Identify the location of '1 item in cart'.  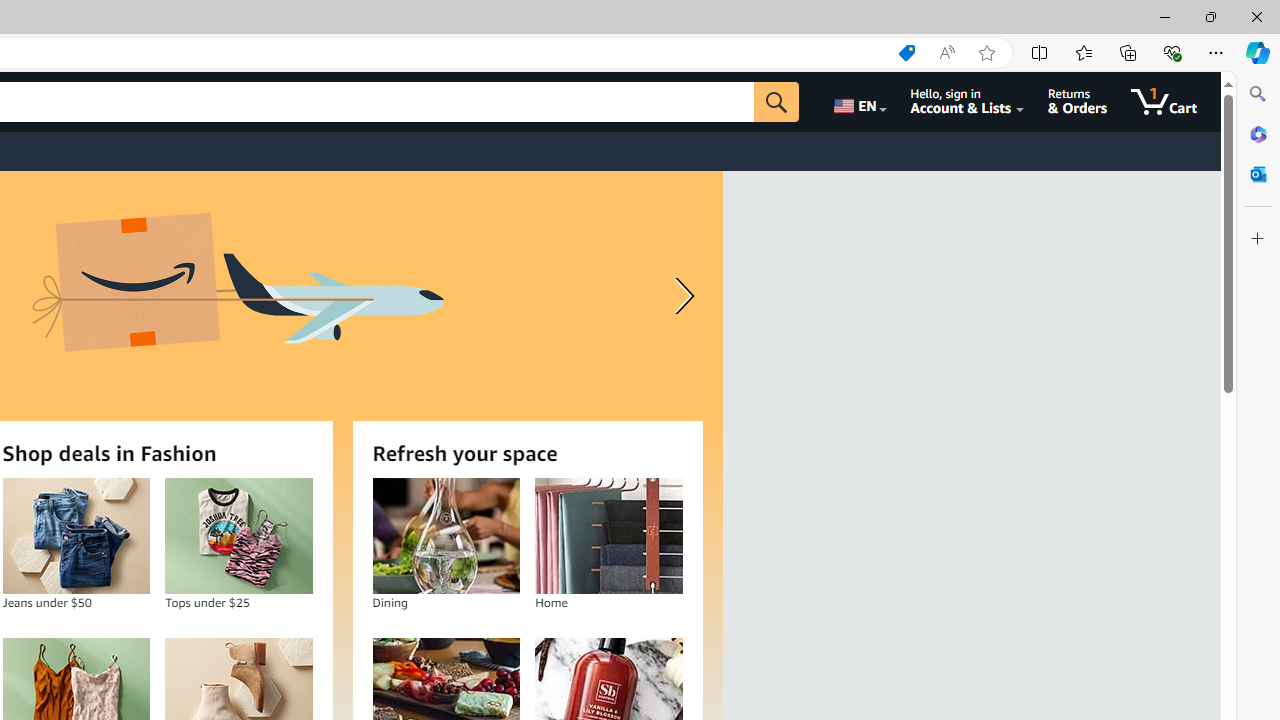
(1164, 101).